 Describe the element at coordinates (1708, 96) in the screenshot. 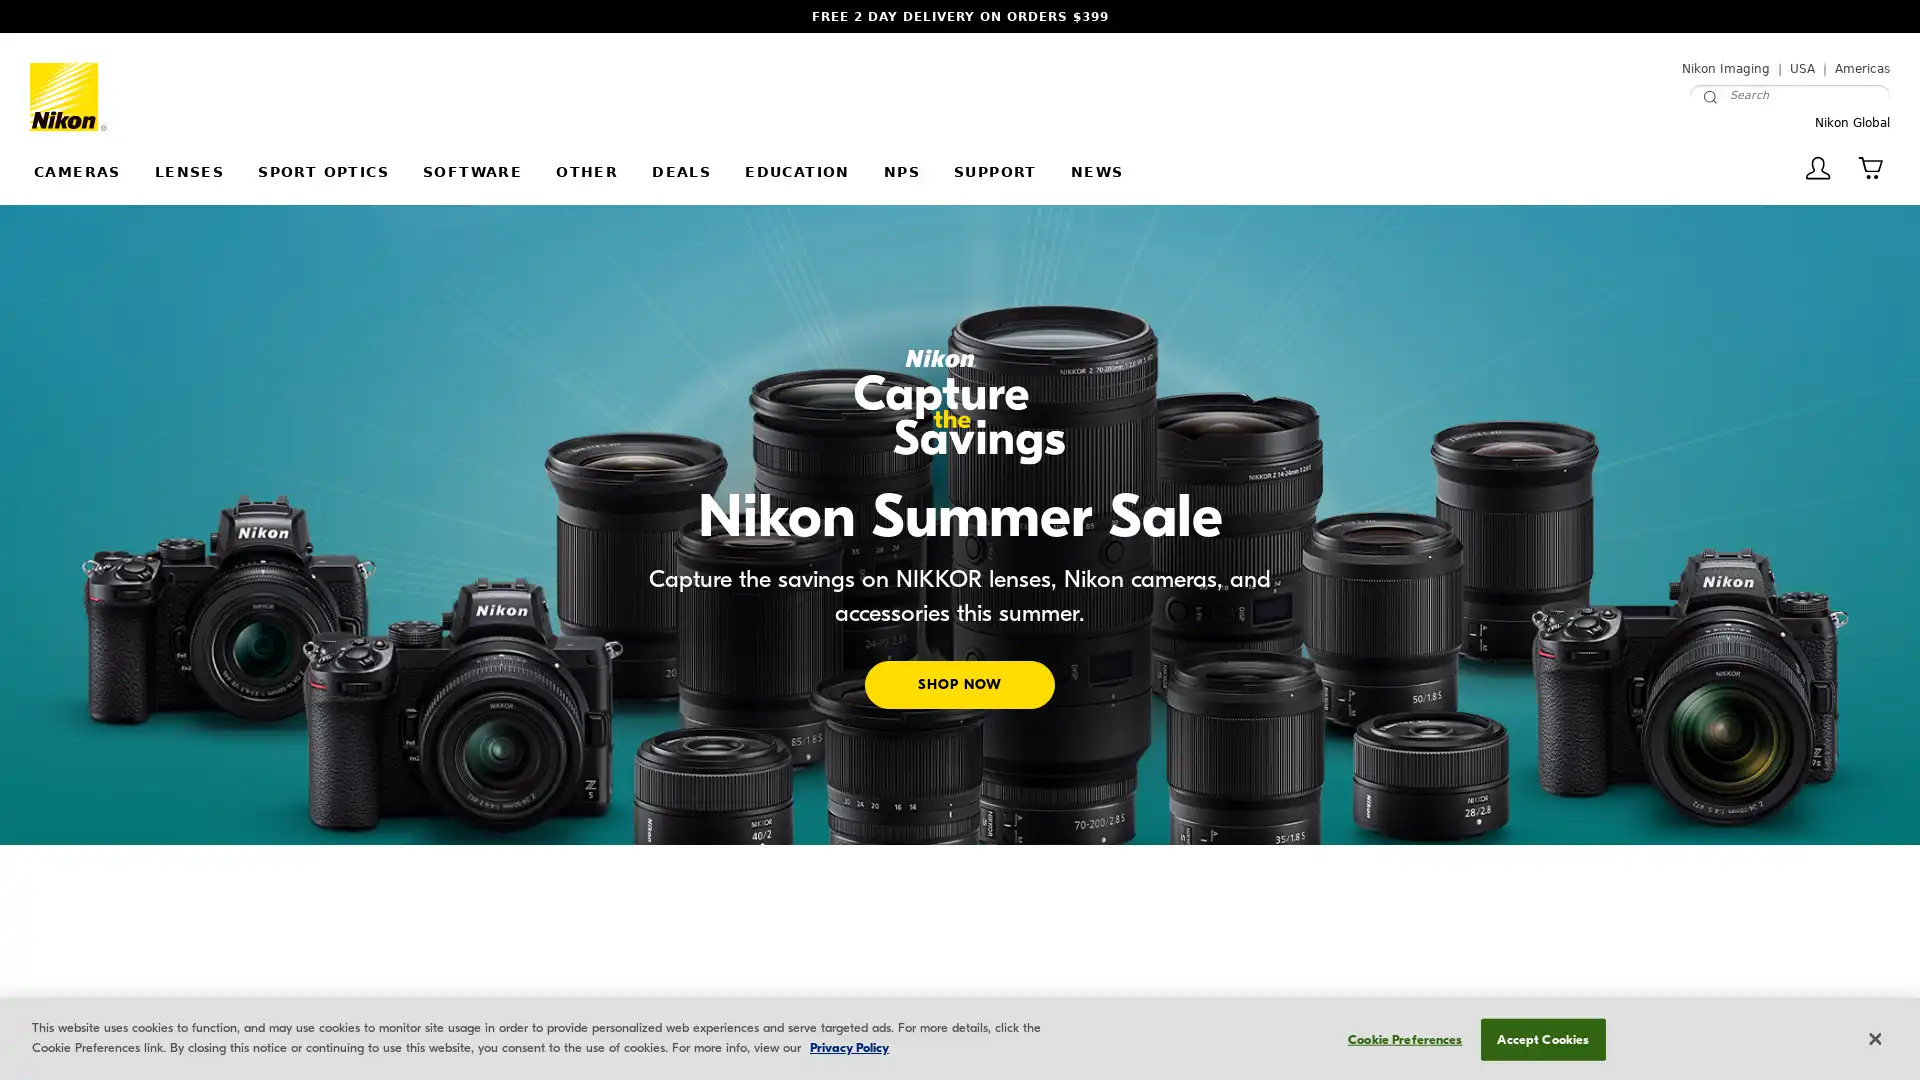

I see `Search` at that location.